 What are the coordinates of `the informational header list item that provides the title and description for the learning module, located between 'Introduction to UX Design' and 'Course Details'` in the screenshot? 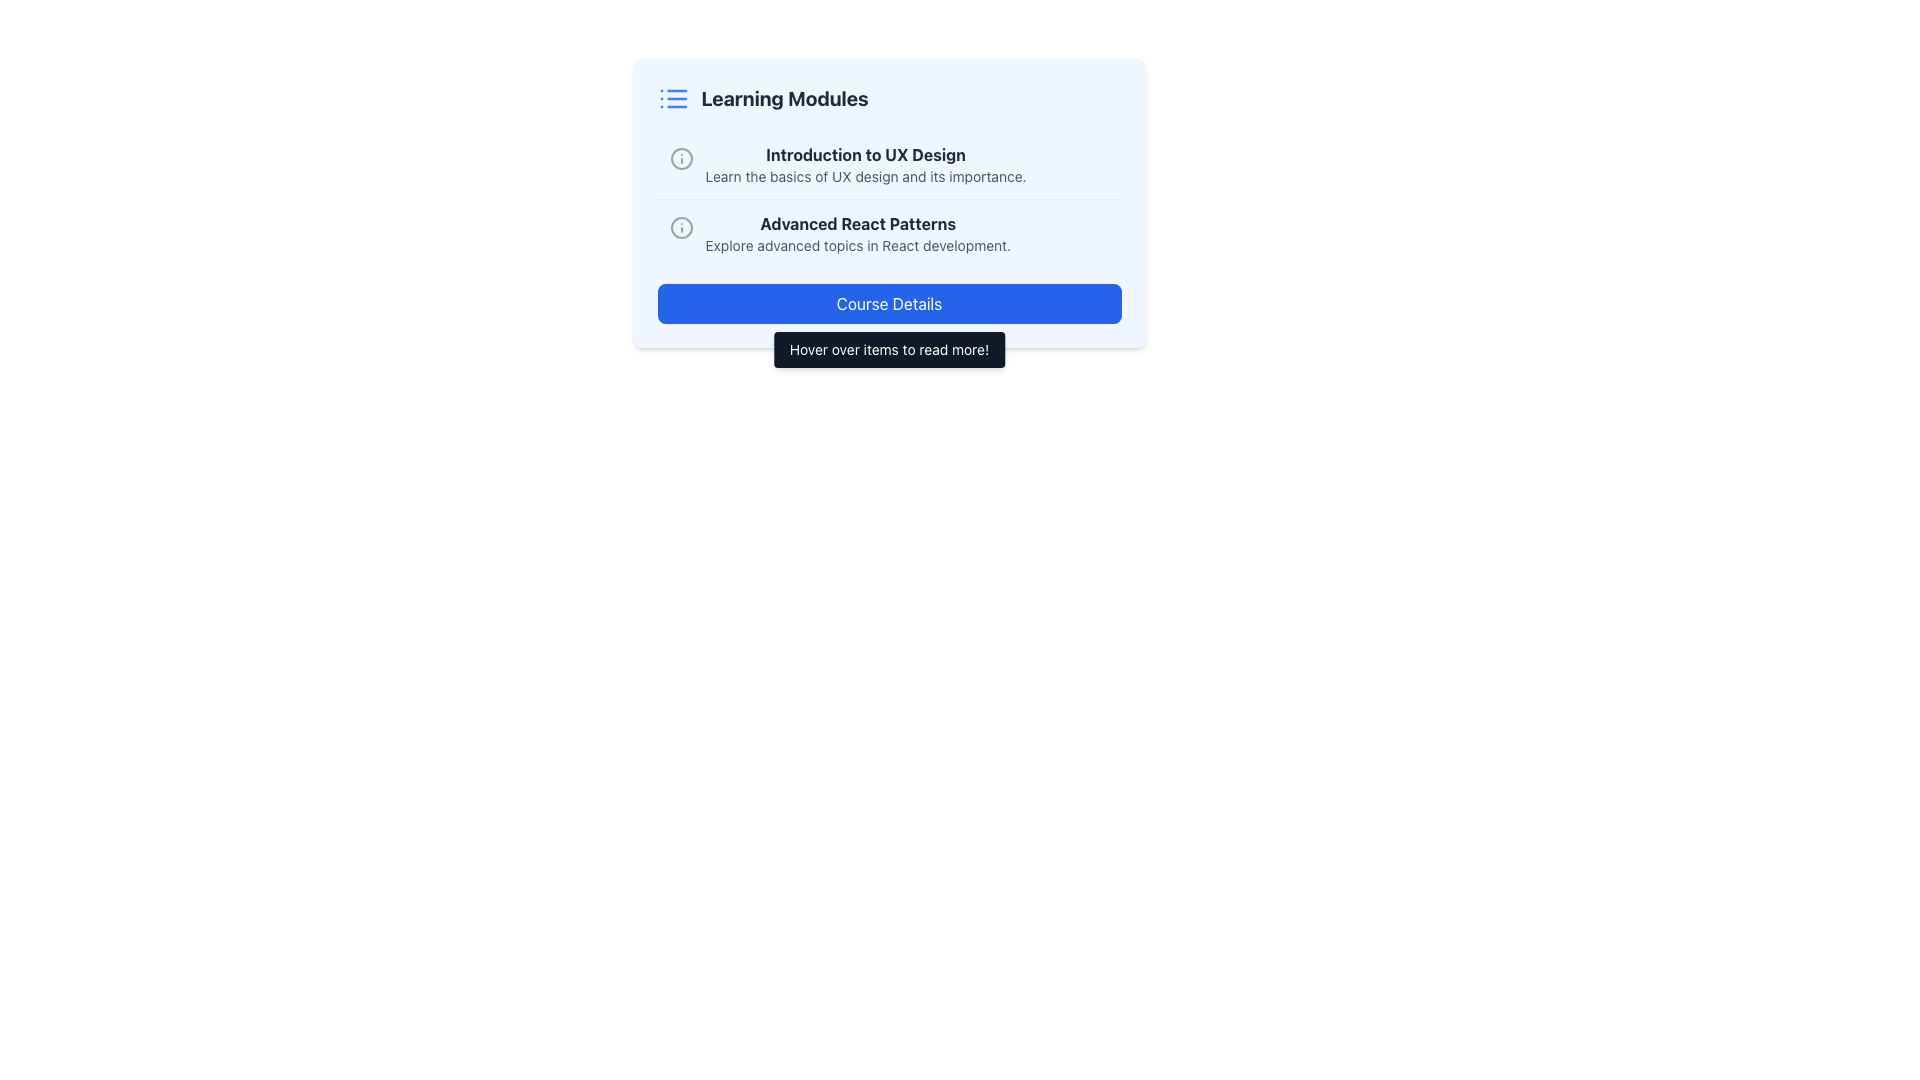 It's located at (888, 232).